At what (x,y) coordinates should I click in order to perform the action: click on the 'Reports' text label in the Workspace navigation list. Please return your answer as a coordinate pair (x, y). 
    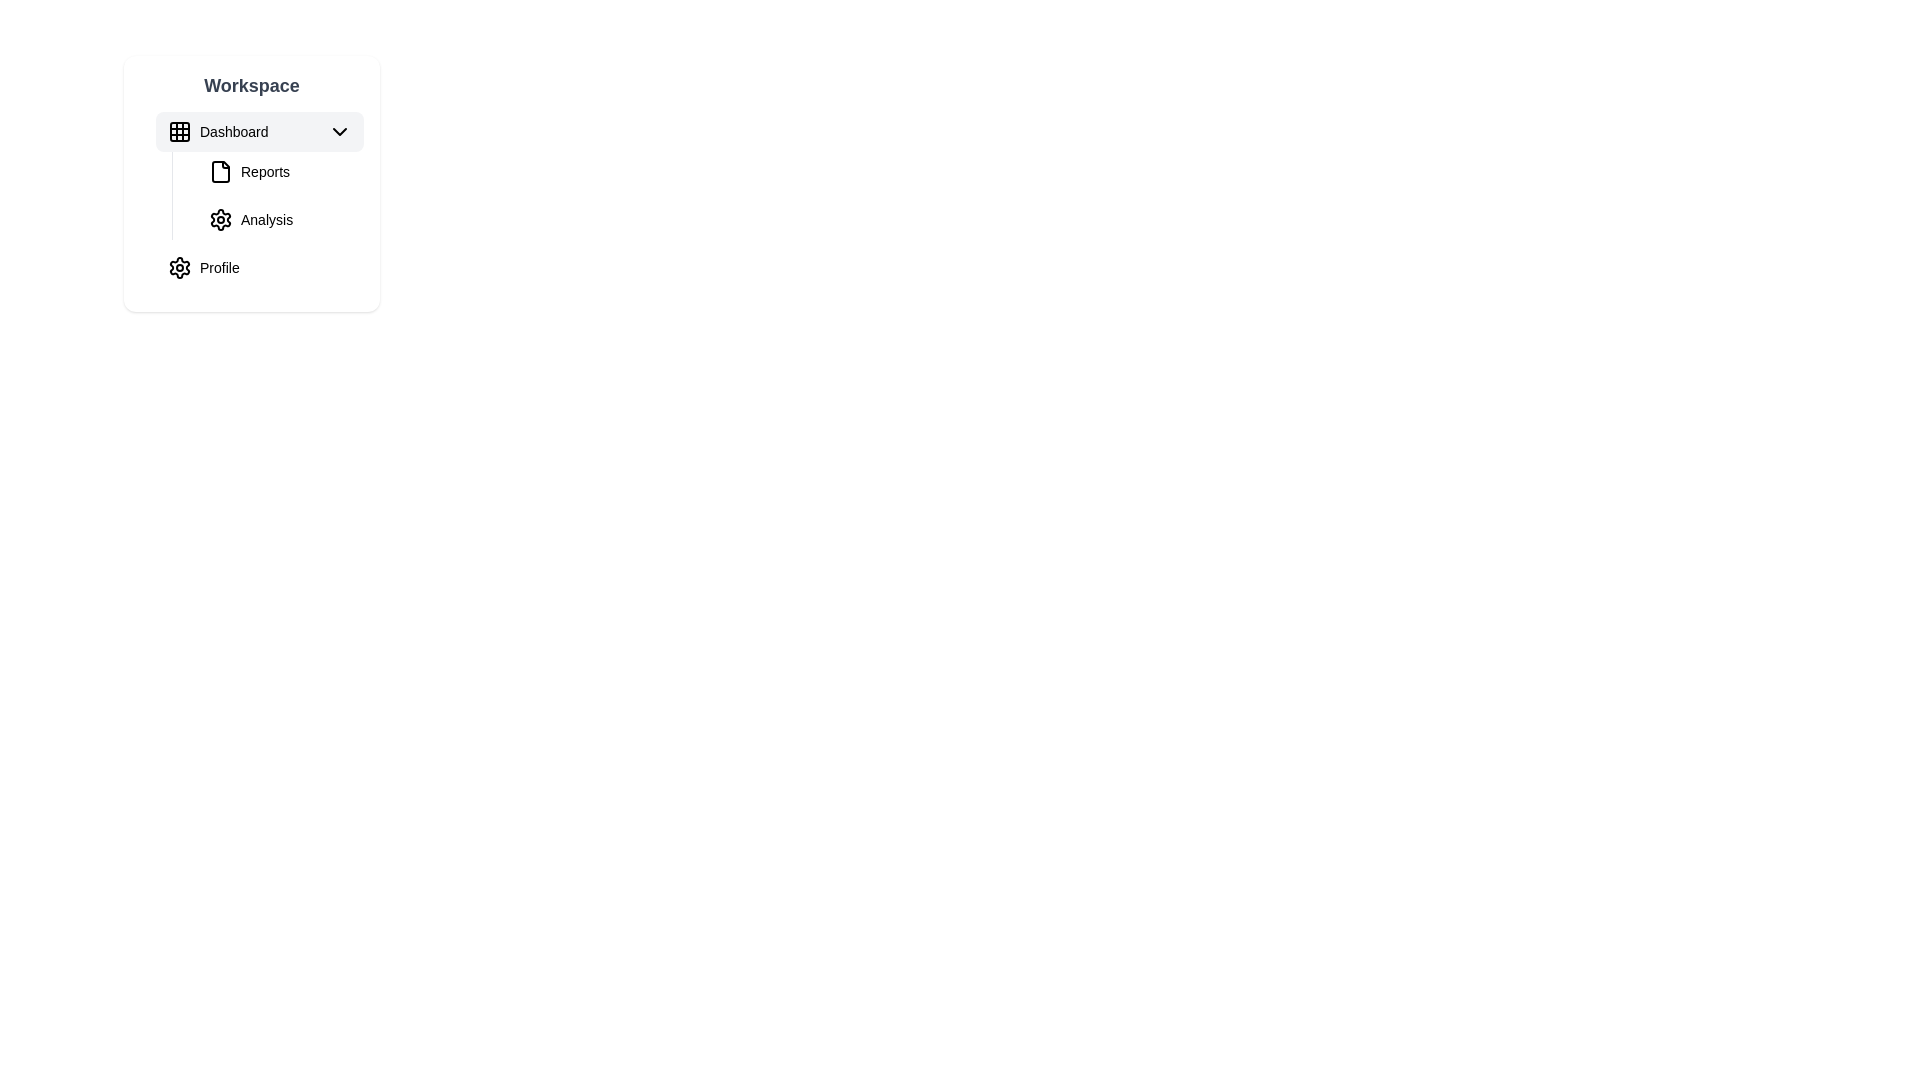
    Looking at the image, I should click on (264, 171).